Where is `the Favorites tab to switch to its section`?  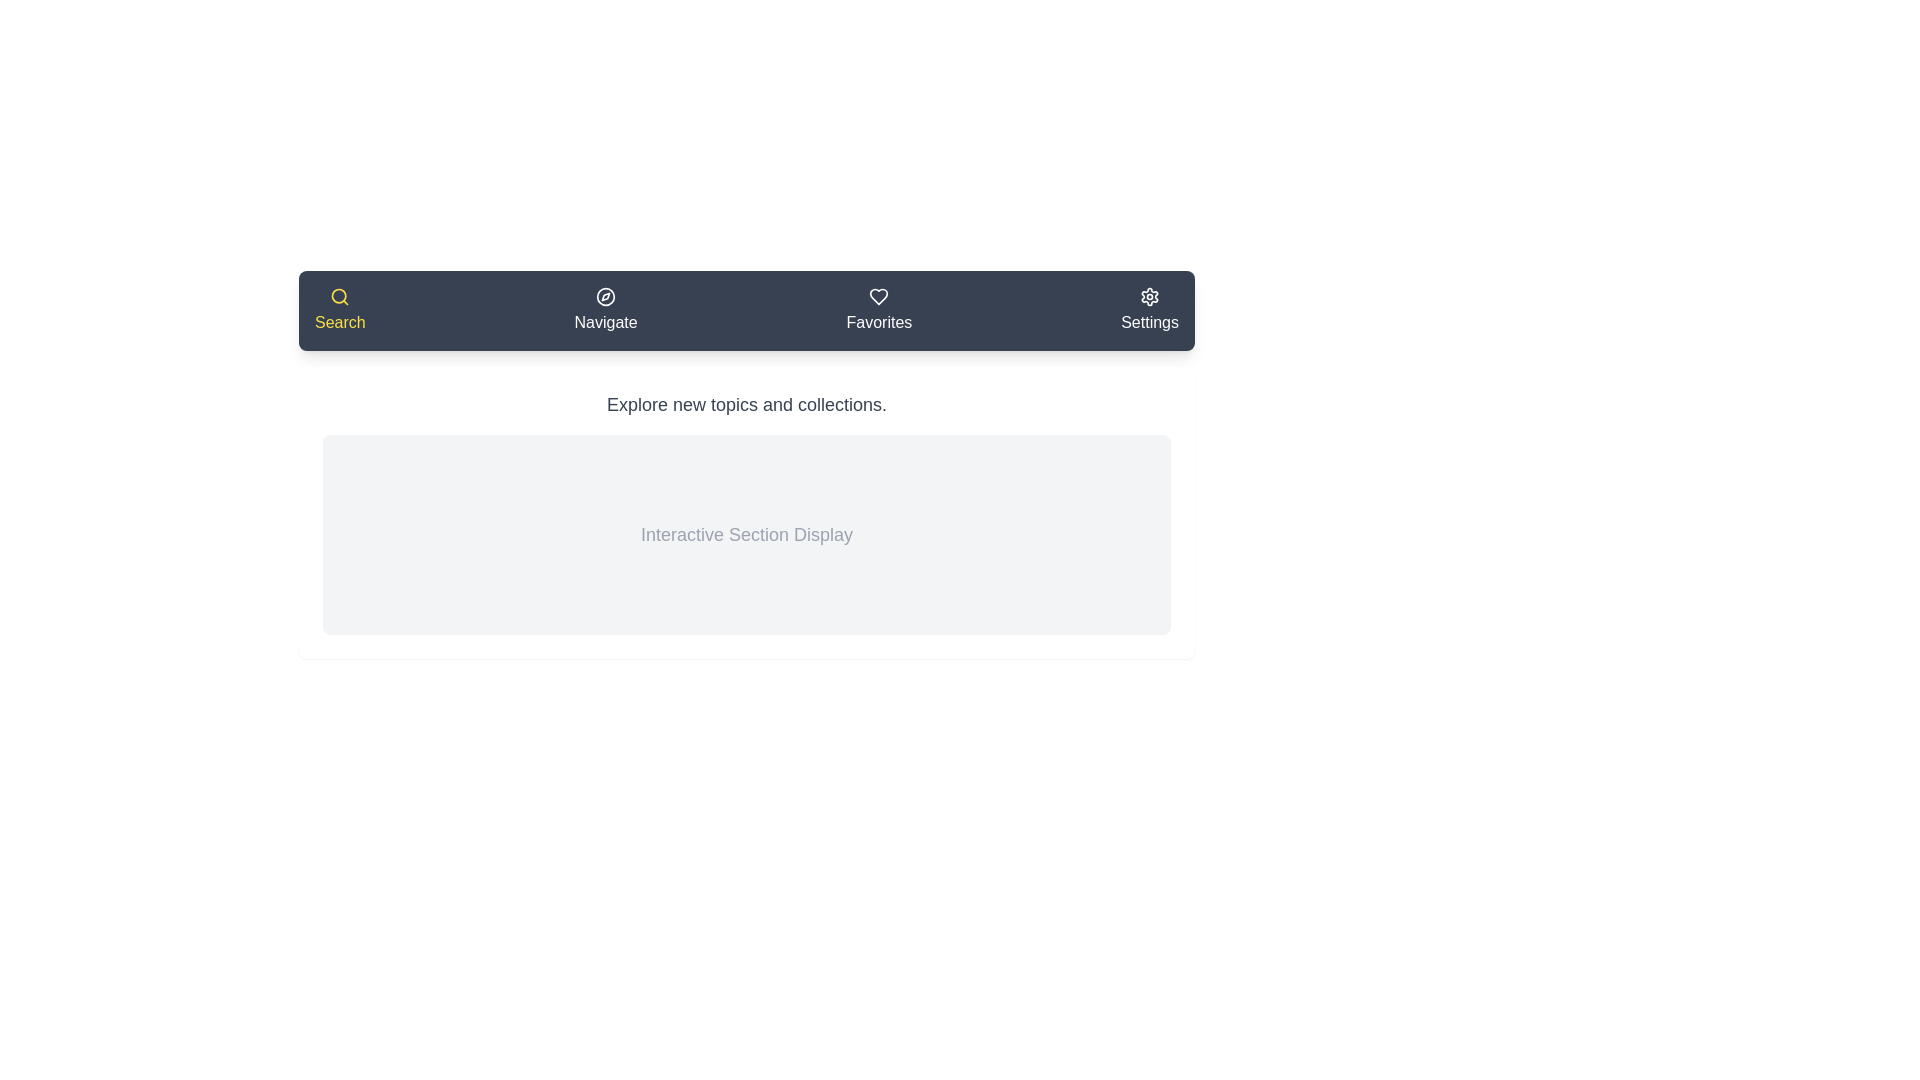 the Favorites tab to switch to its section is located at coordinates (878, 311).